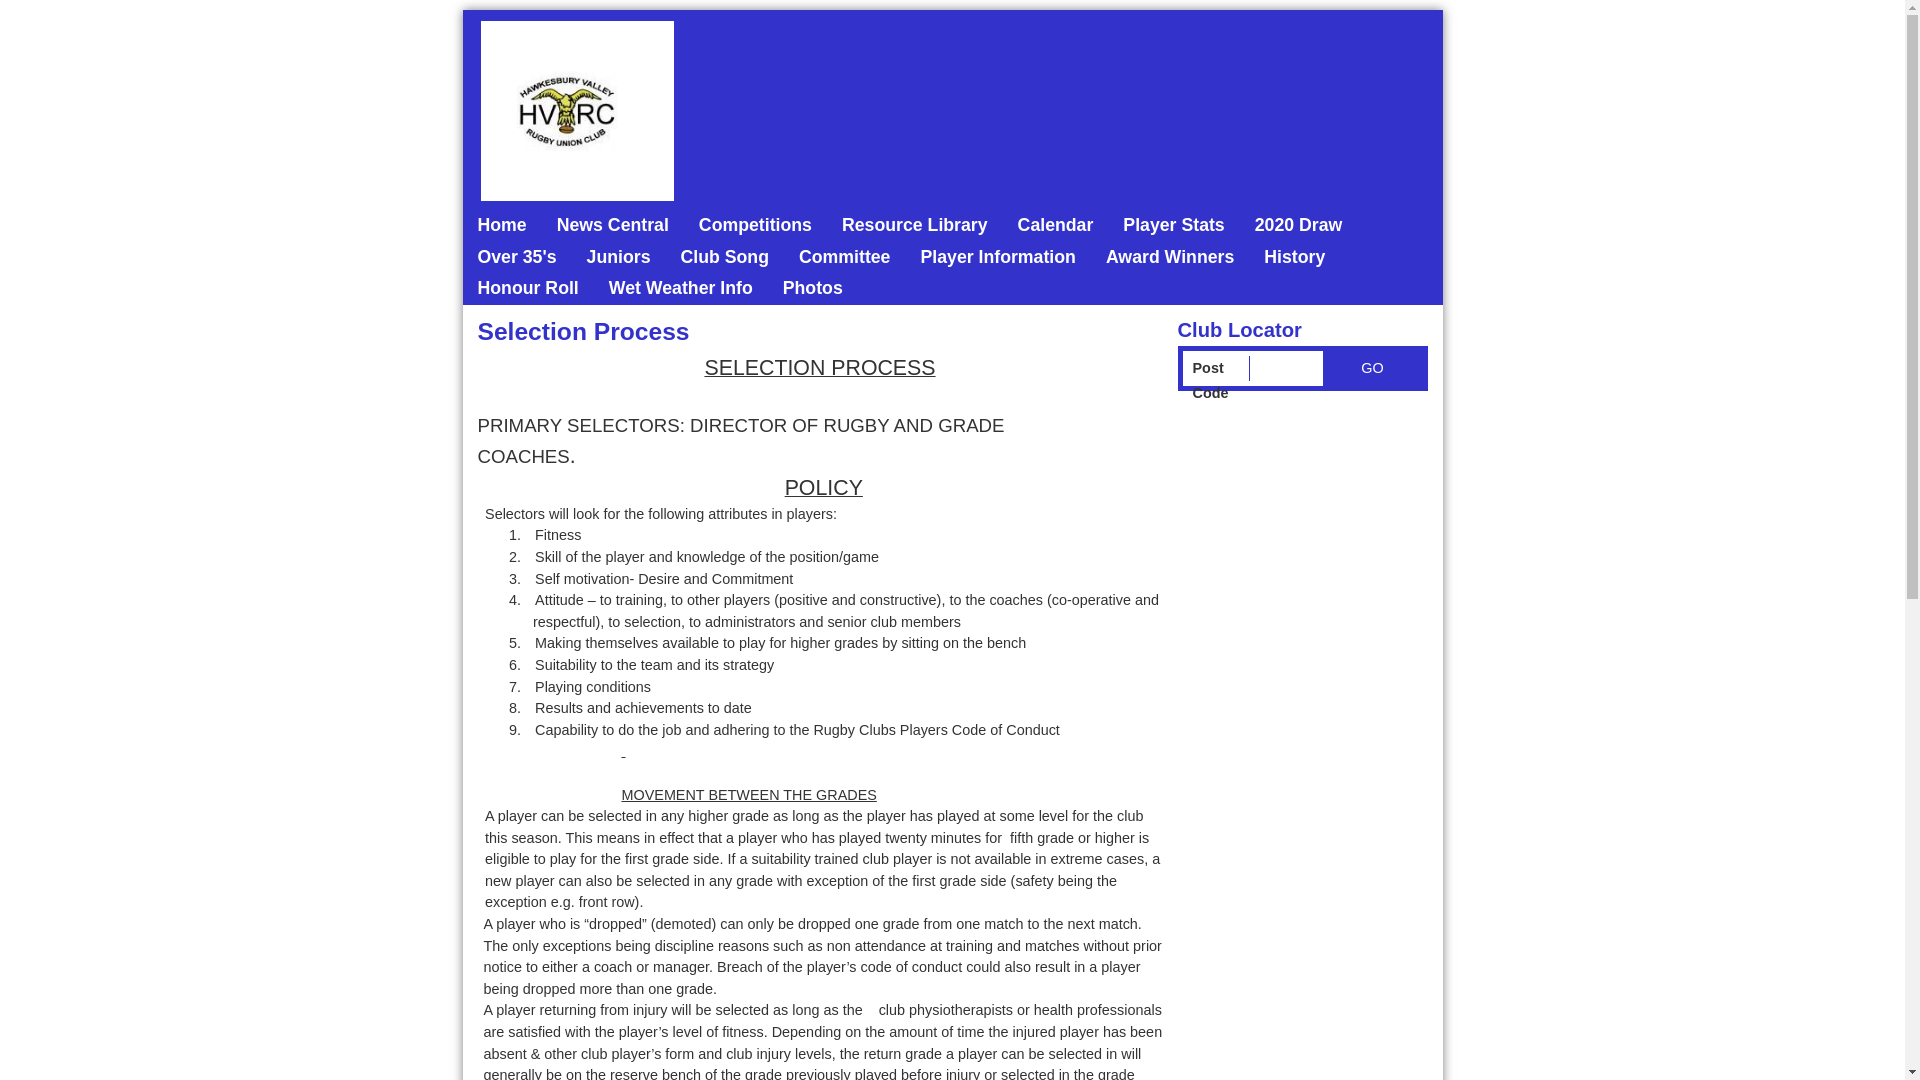 Image resolution: width=1920 pixels, height=1080 pixels. Describe the element at coordinates (1089, 257) in the screenshot. I see `'Award Winners'` at that location.